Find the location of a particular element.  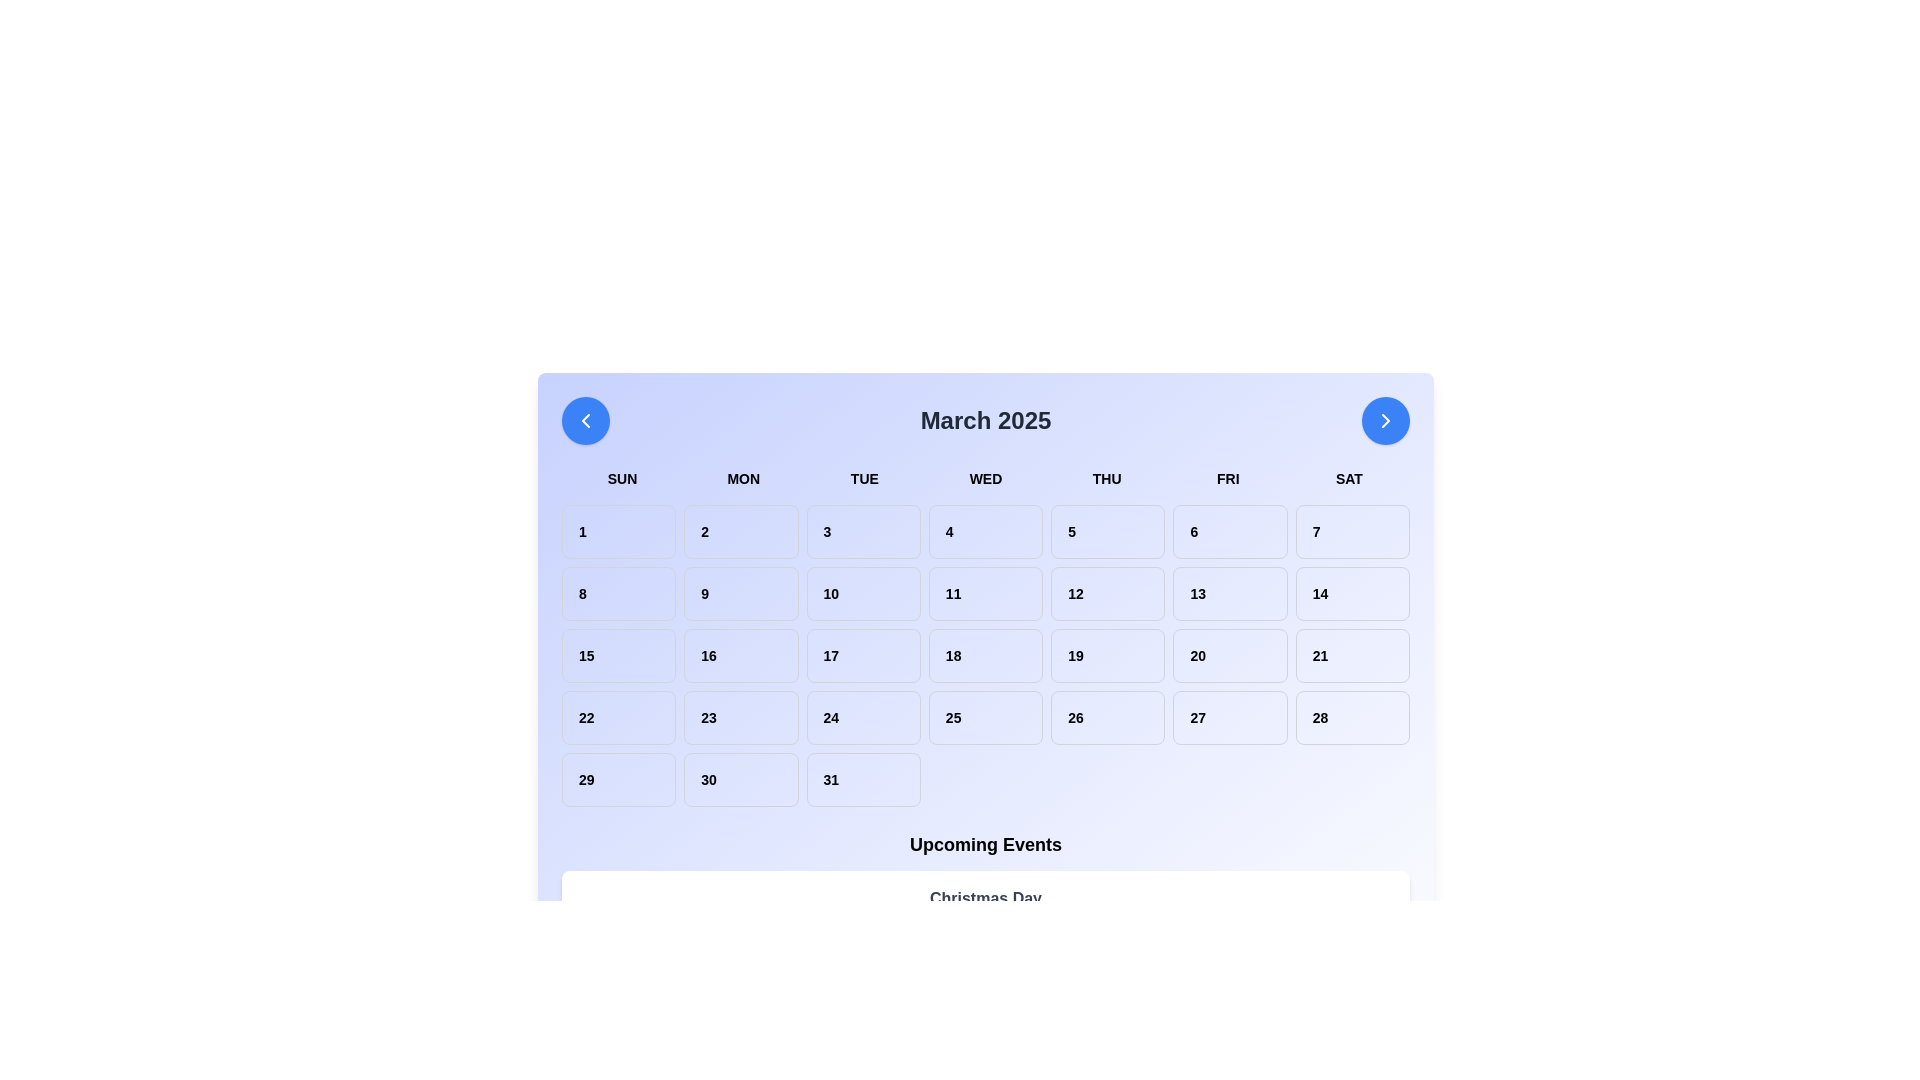

the calendar cell displaying the number '15' in bold black font, located in the third cell of the third row under the 'MON' column is located at coordinates (618, 655).